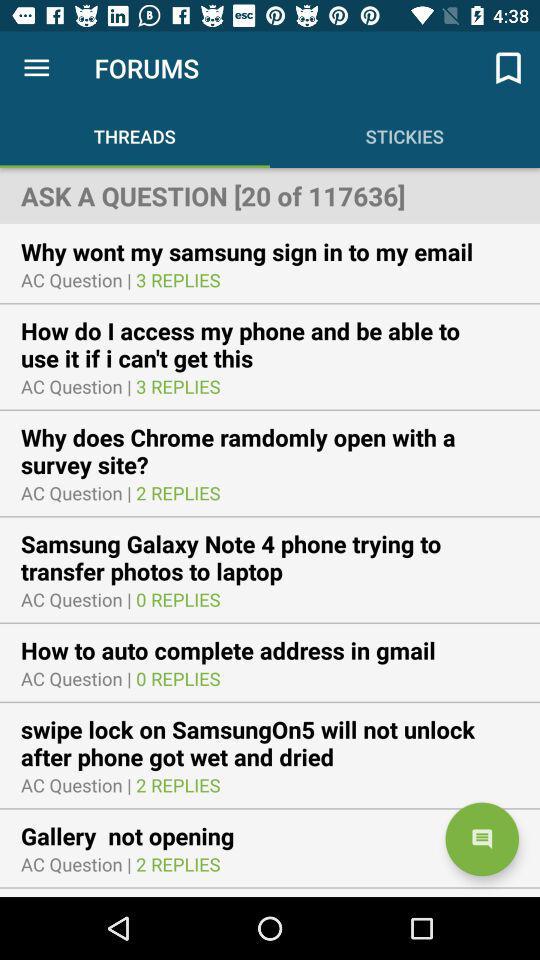 The height and width of the screenshot is (960, 540). Describe the element at coordinates (139, 836) in the screenshot. I see `the gallery  not opening item` at that location.